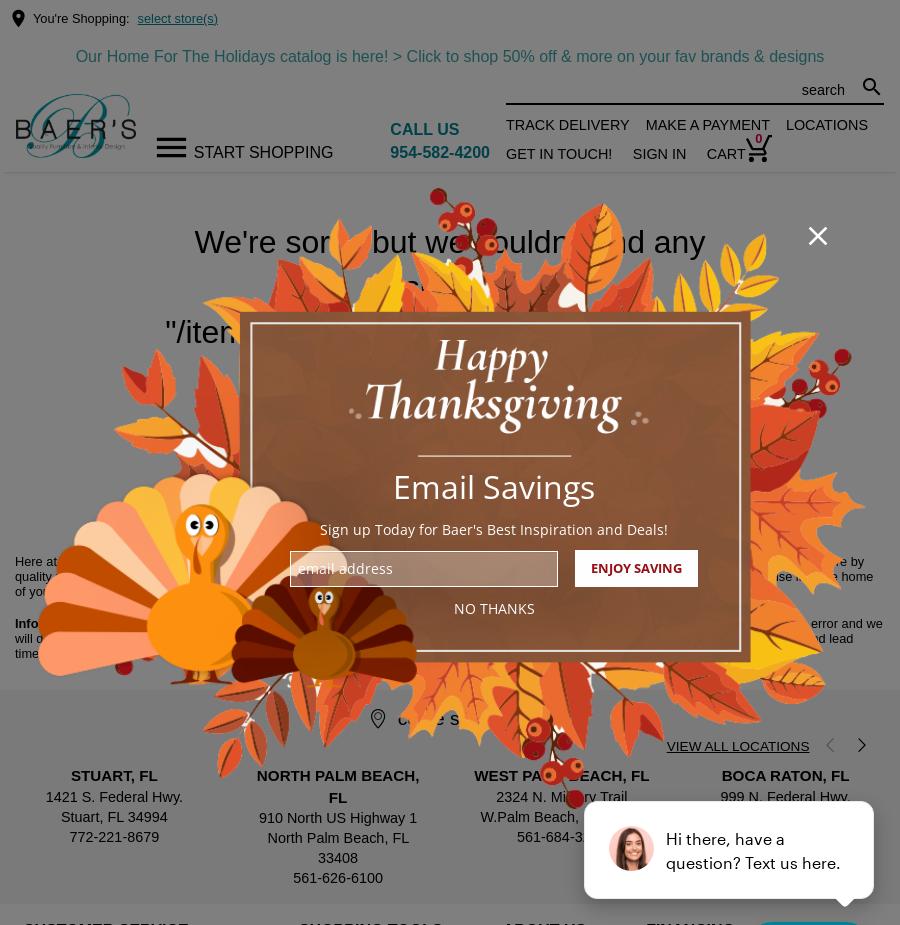 The width and height of the screenshot is (900, 925). Describe the element at coordinates (560, 836) in the screenshot. I see `'561-684-3225'` at that location.